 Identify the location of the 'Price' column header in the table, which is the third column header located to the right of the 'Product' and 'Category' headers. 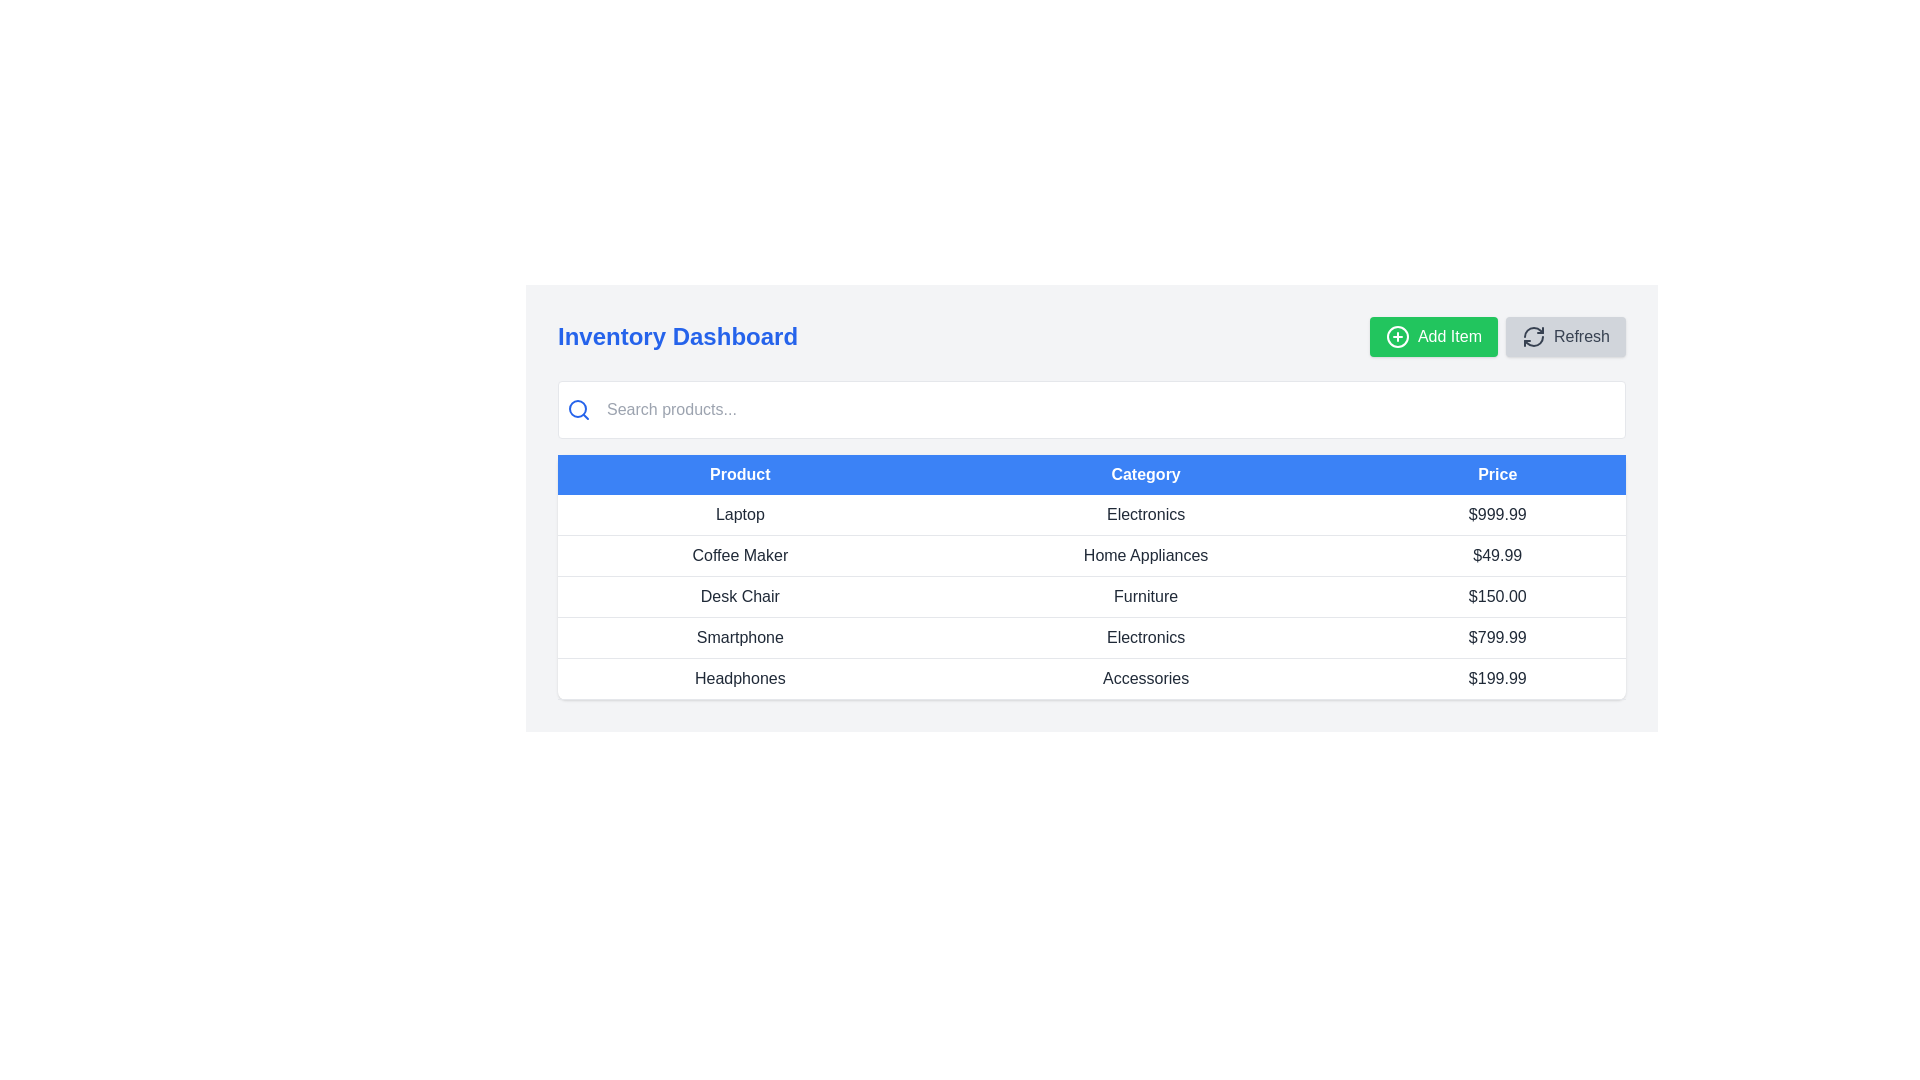
(1497, 474).